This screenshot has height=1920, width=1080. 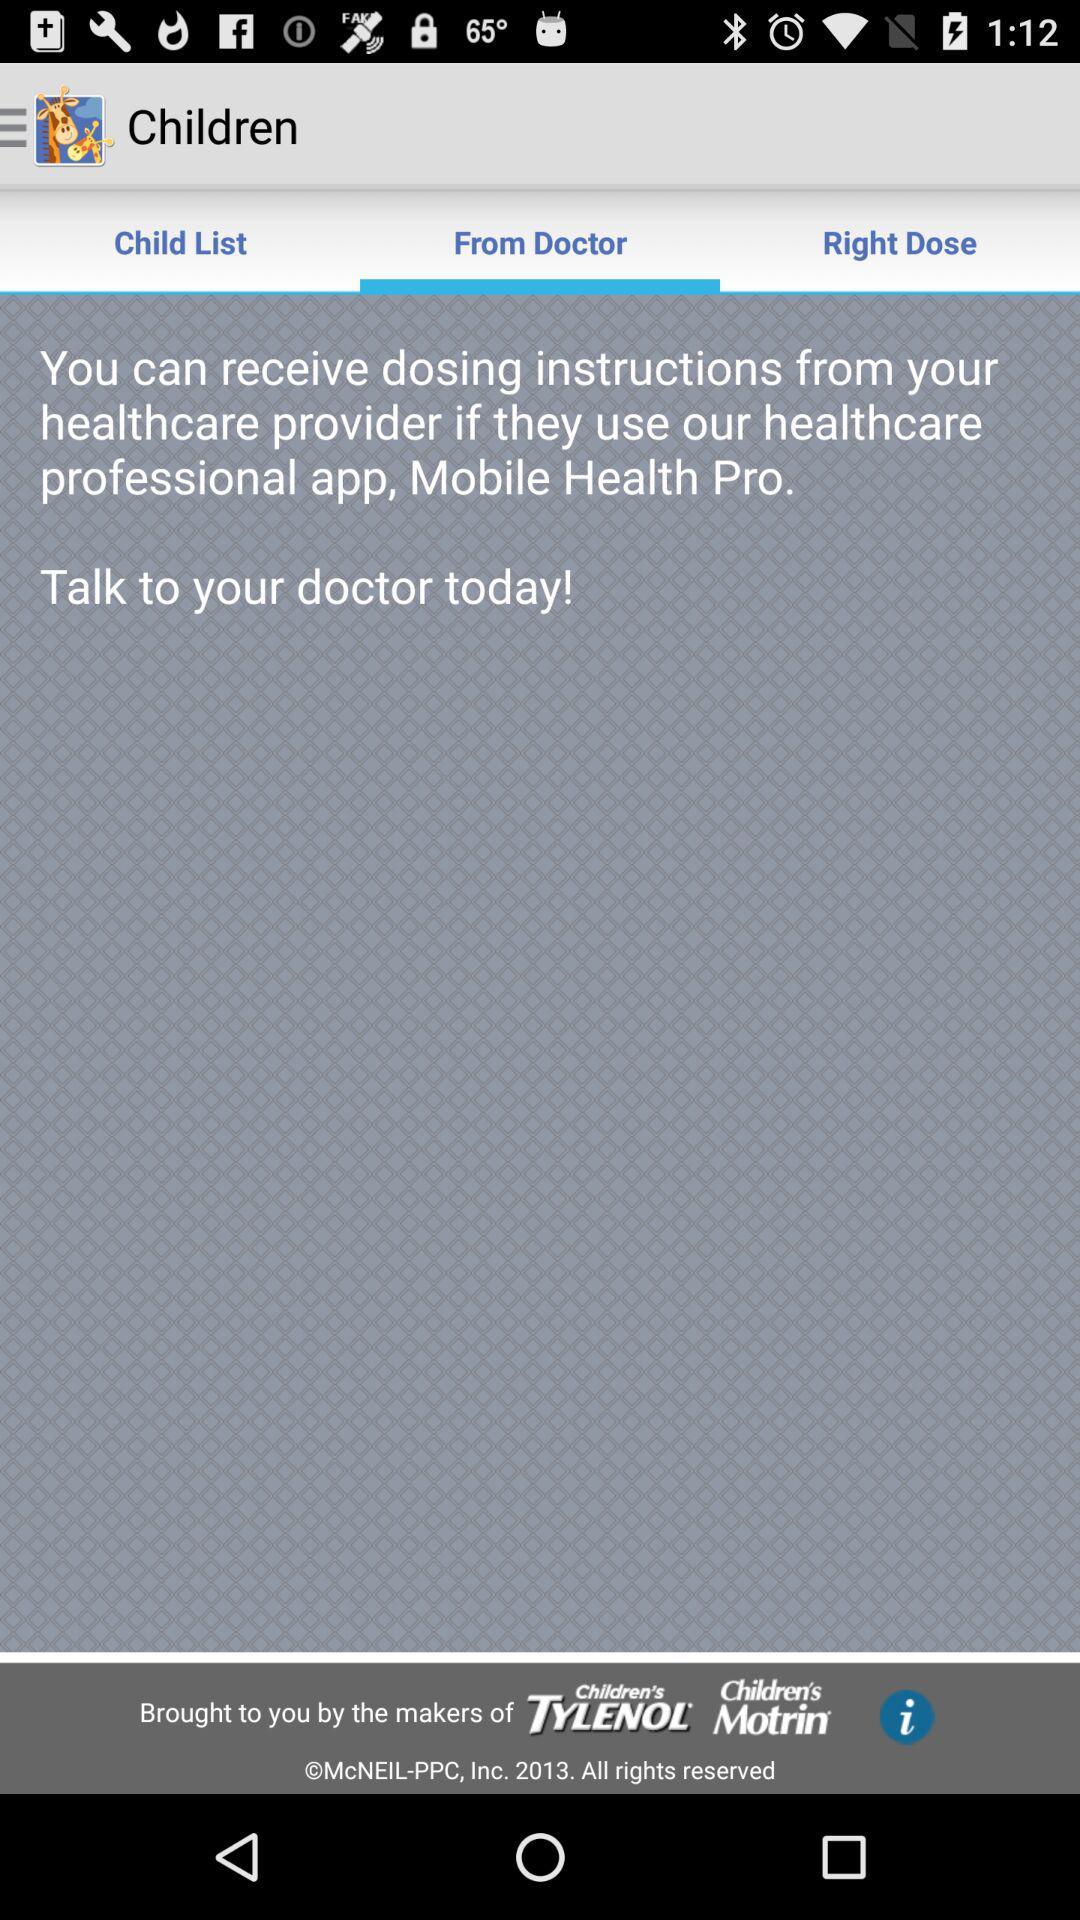 I want to click on the right dose icon, so click(x=898, y=240).